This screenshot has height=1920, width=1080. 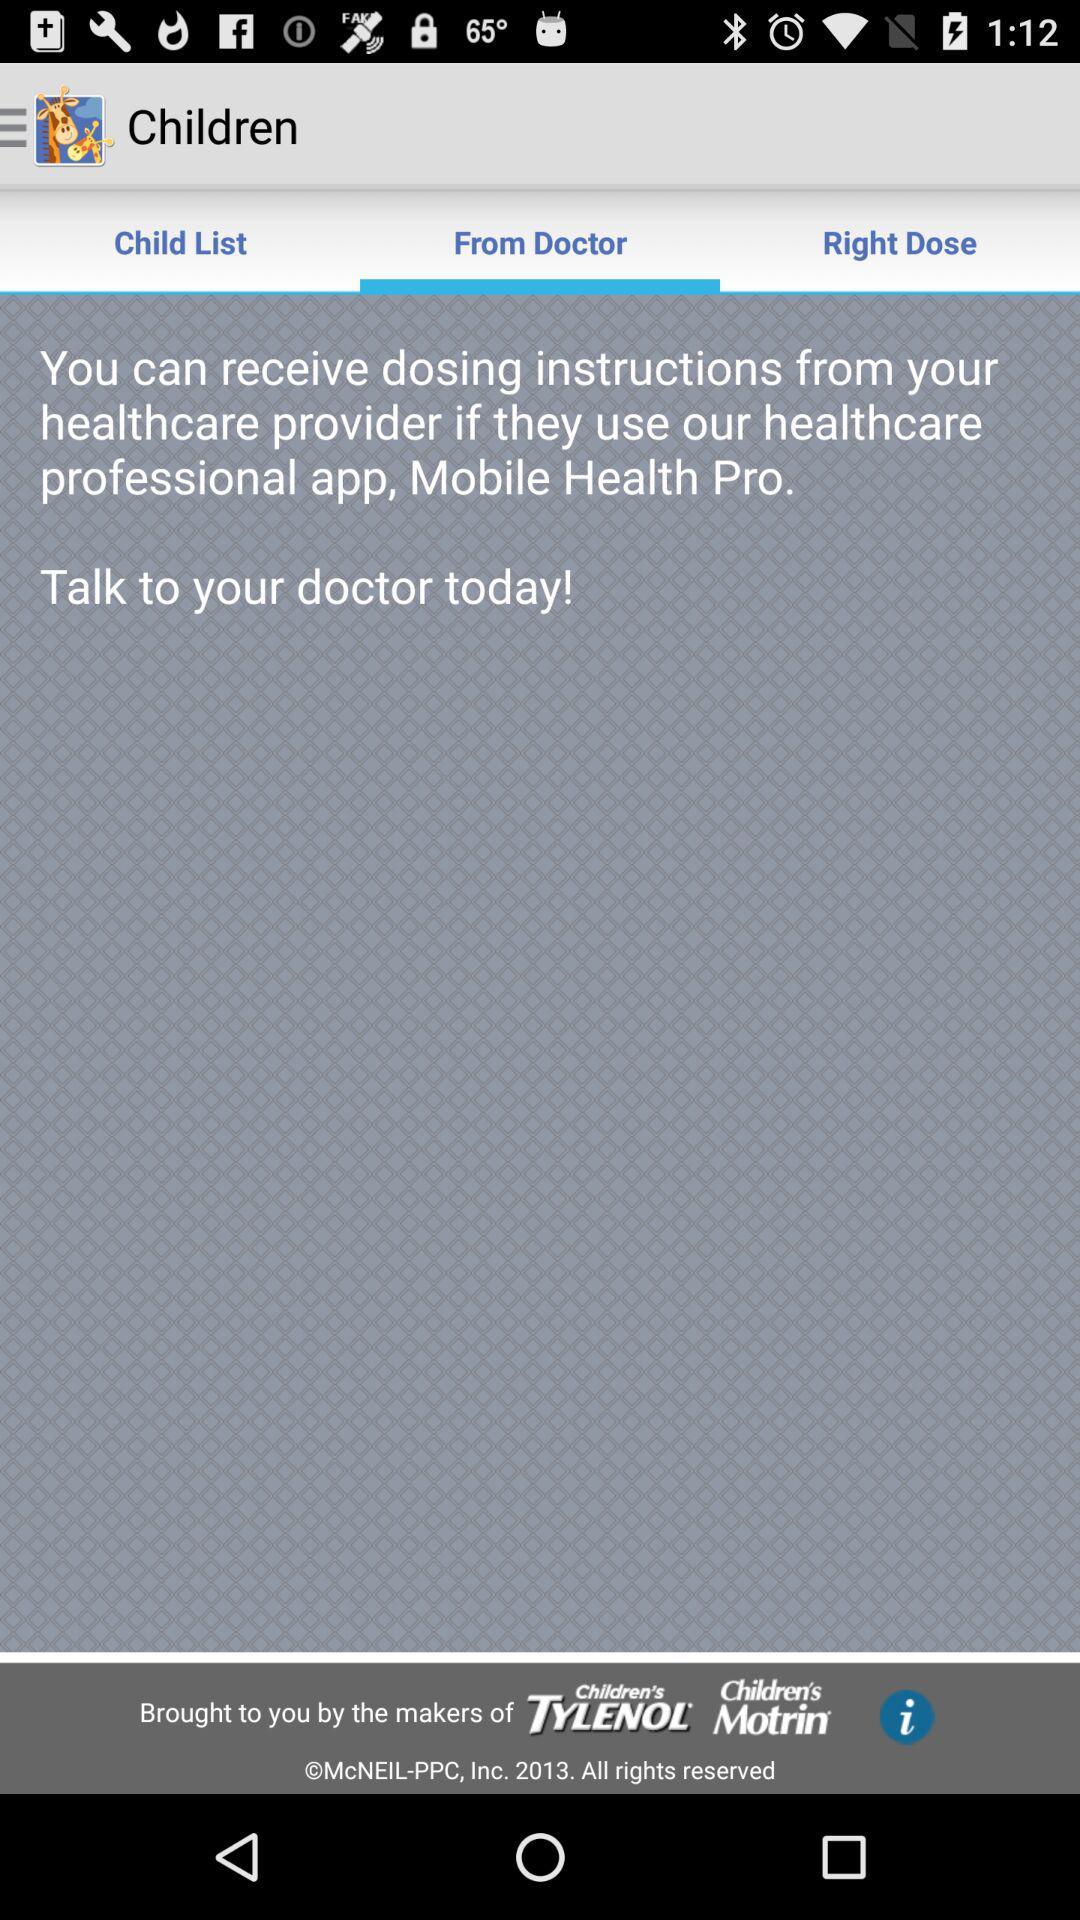 I want to click on the right dose icon, so click(x=898, y=240).